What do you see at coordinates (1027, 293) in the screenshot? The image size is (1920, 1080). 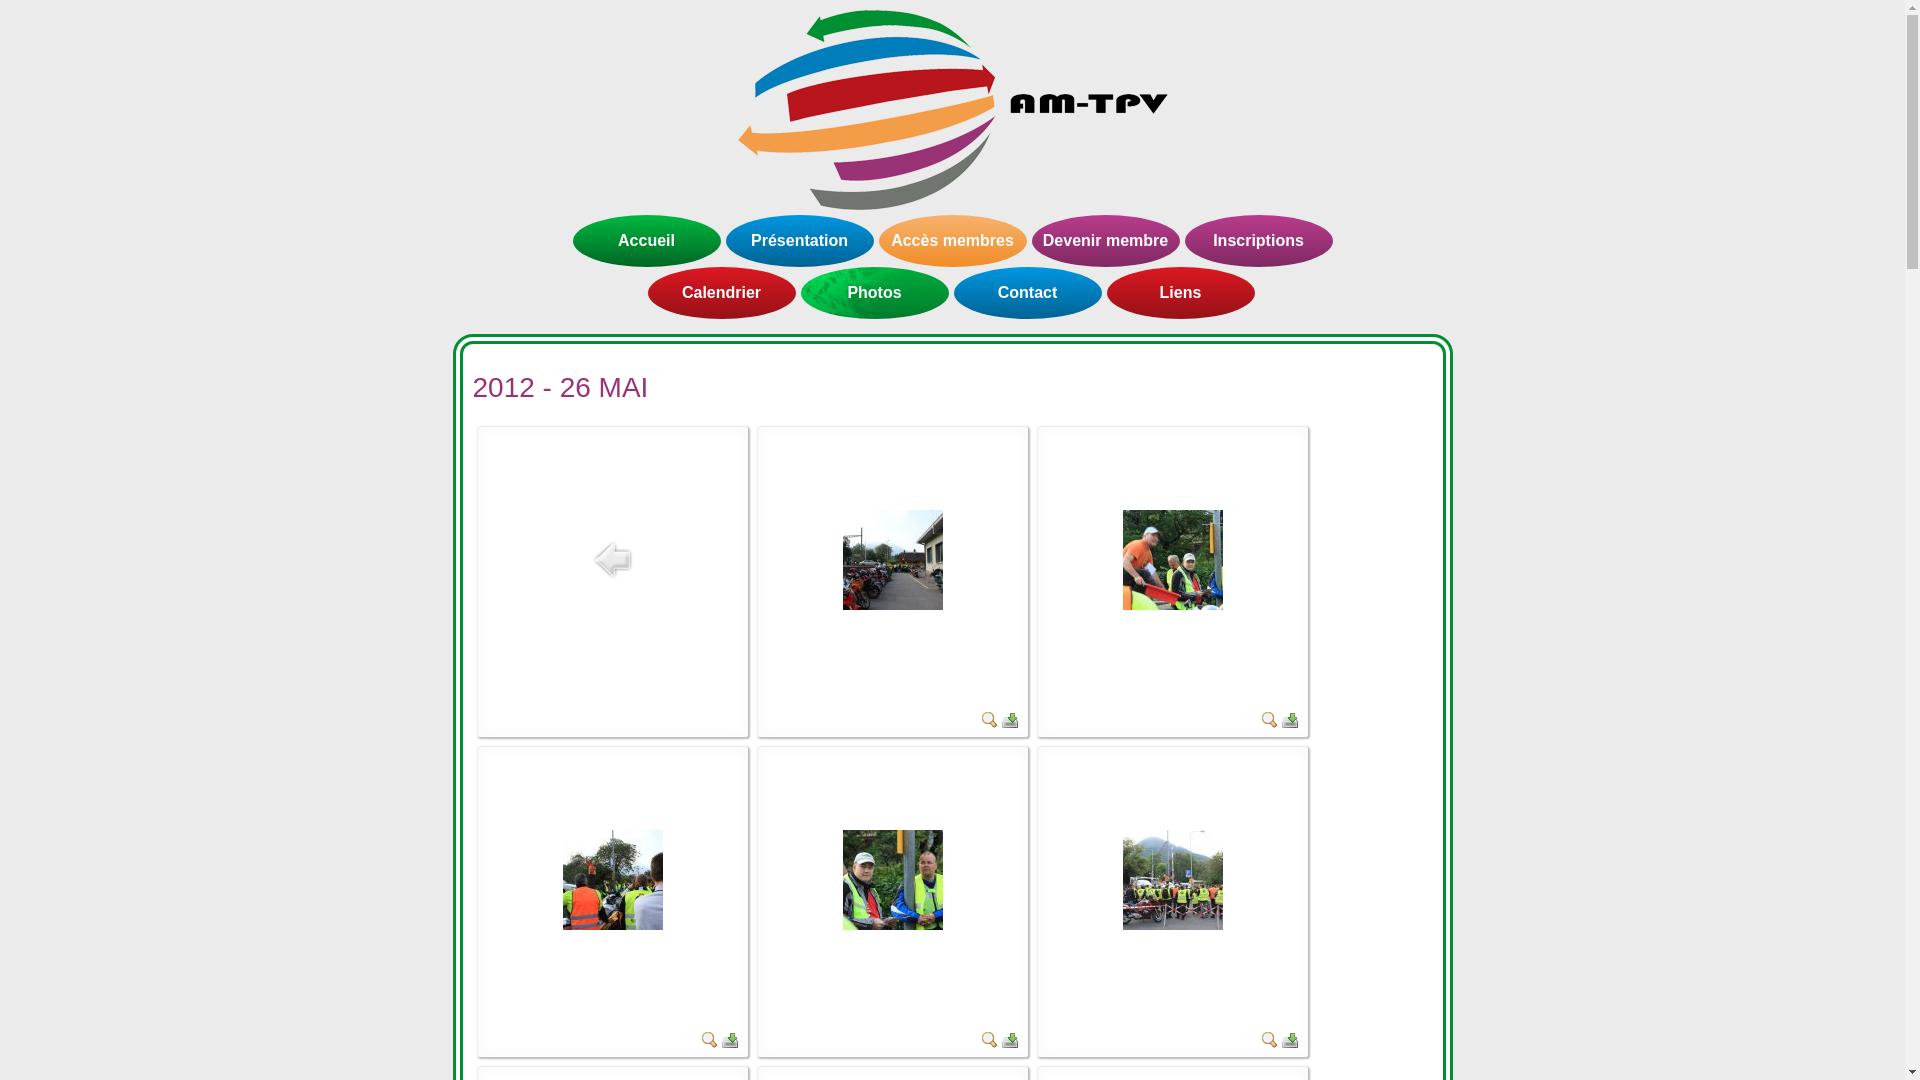 I see `'Contact'` at bounding box center [1027, 293].